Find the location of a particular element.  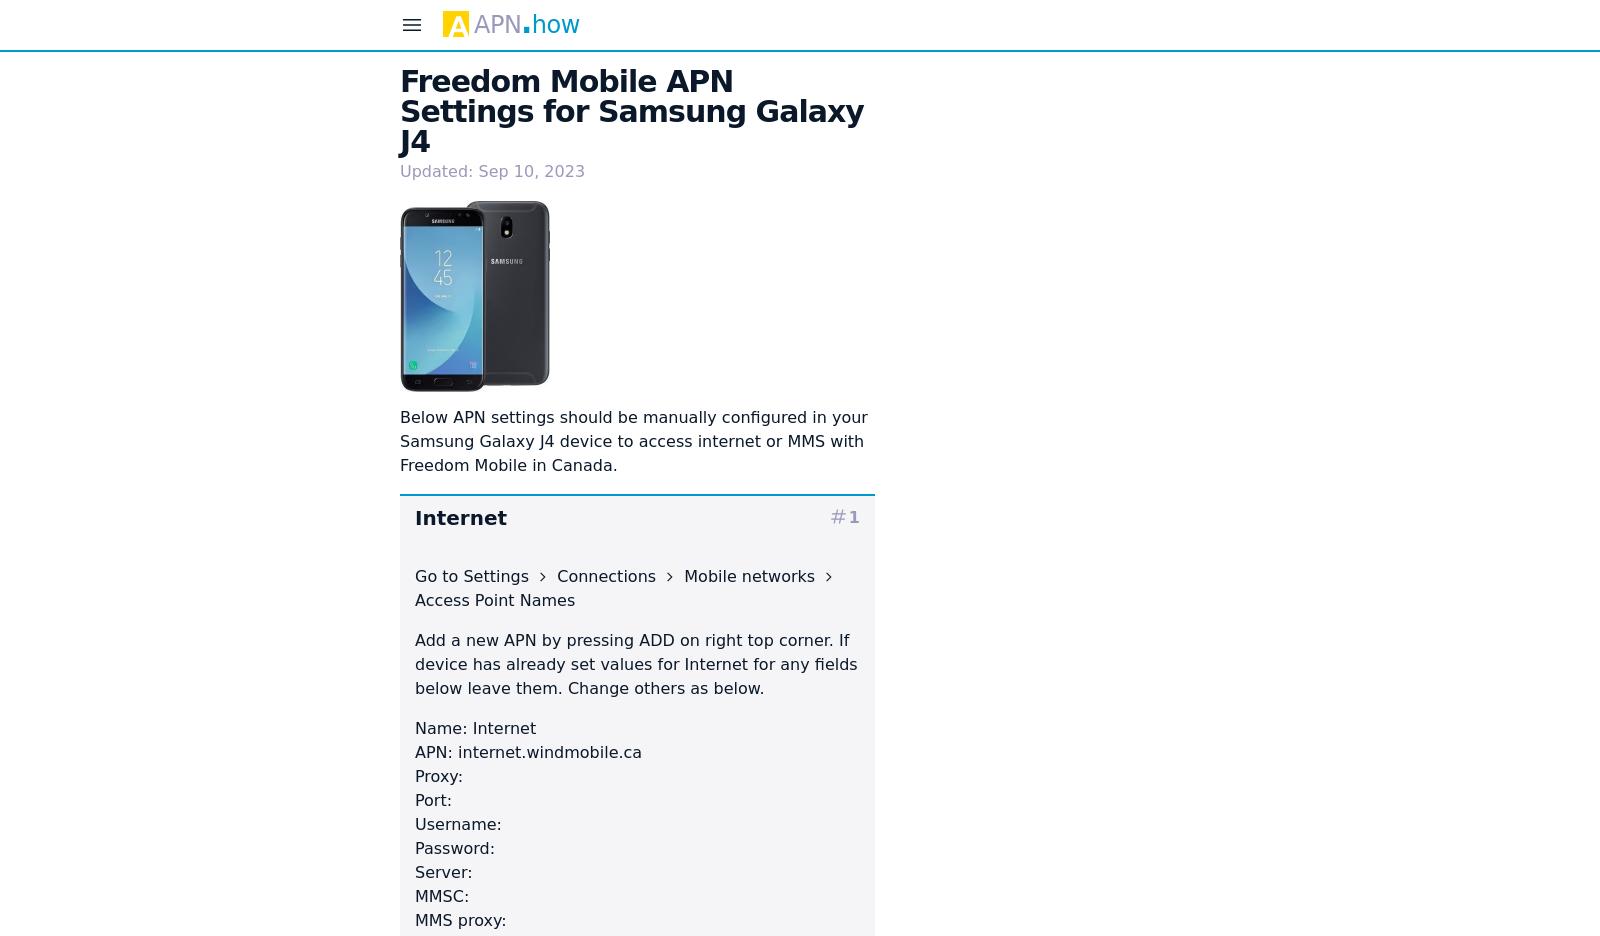

'APN:' is located at coordinates (435, 751).